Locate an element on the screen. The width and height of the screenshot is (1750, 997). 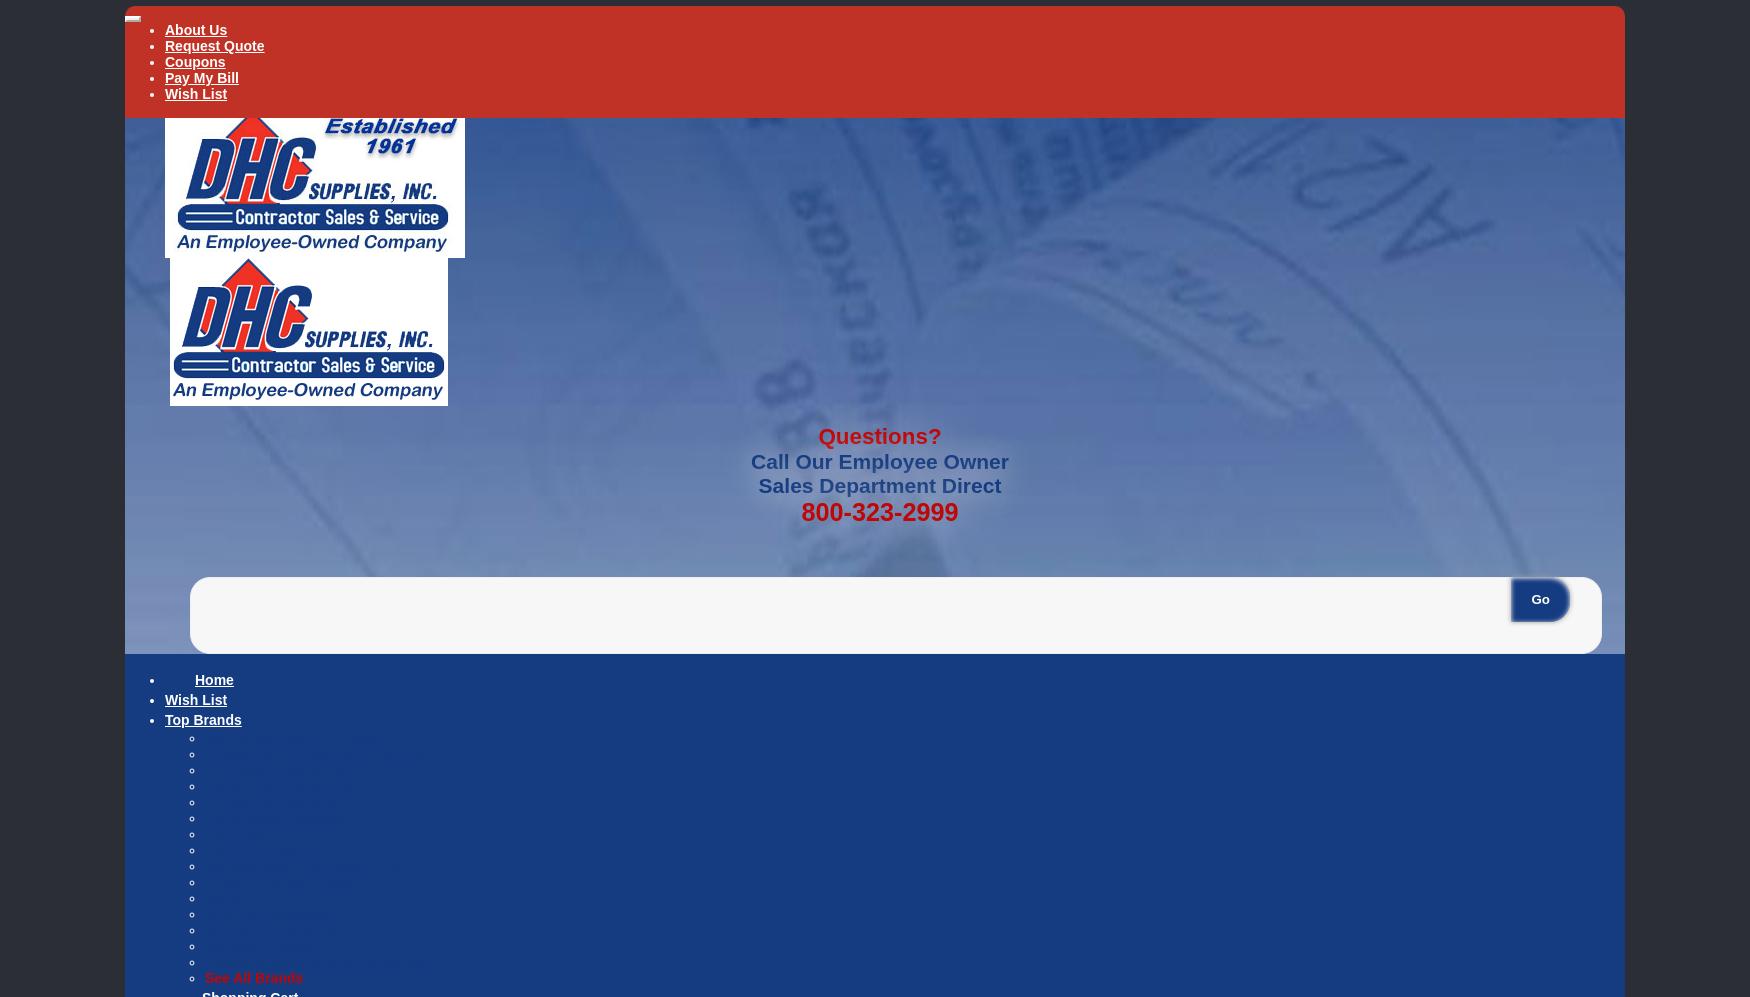
'Marshalltown Concrete Tools' is located at coordinates (301, 864).